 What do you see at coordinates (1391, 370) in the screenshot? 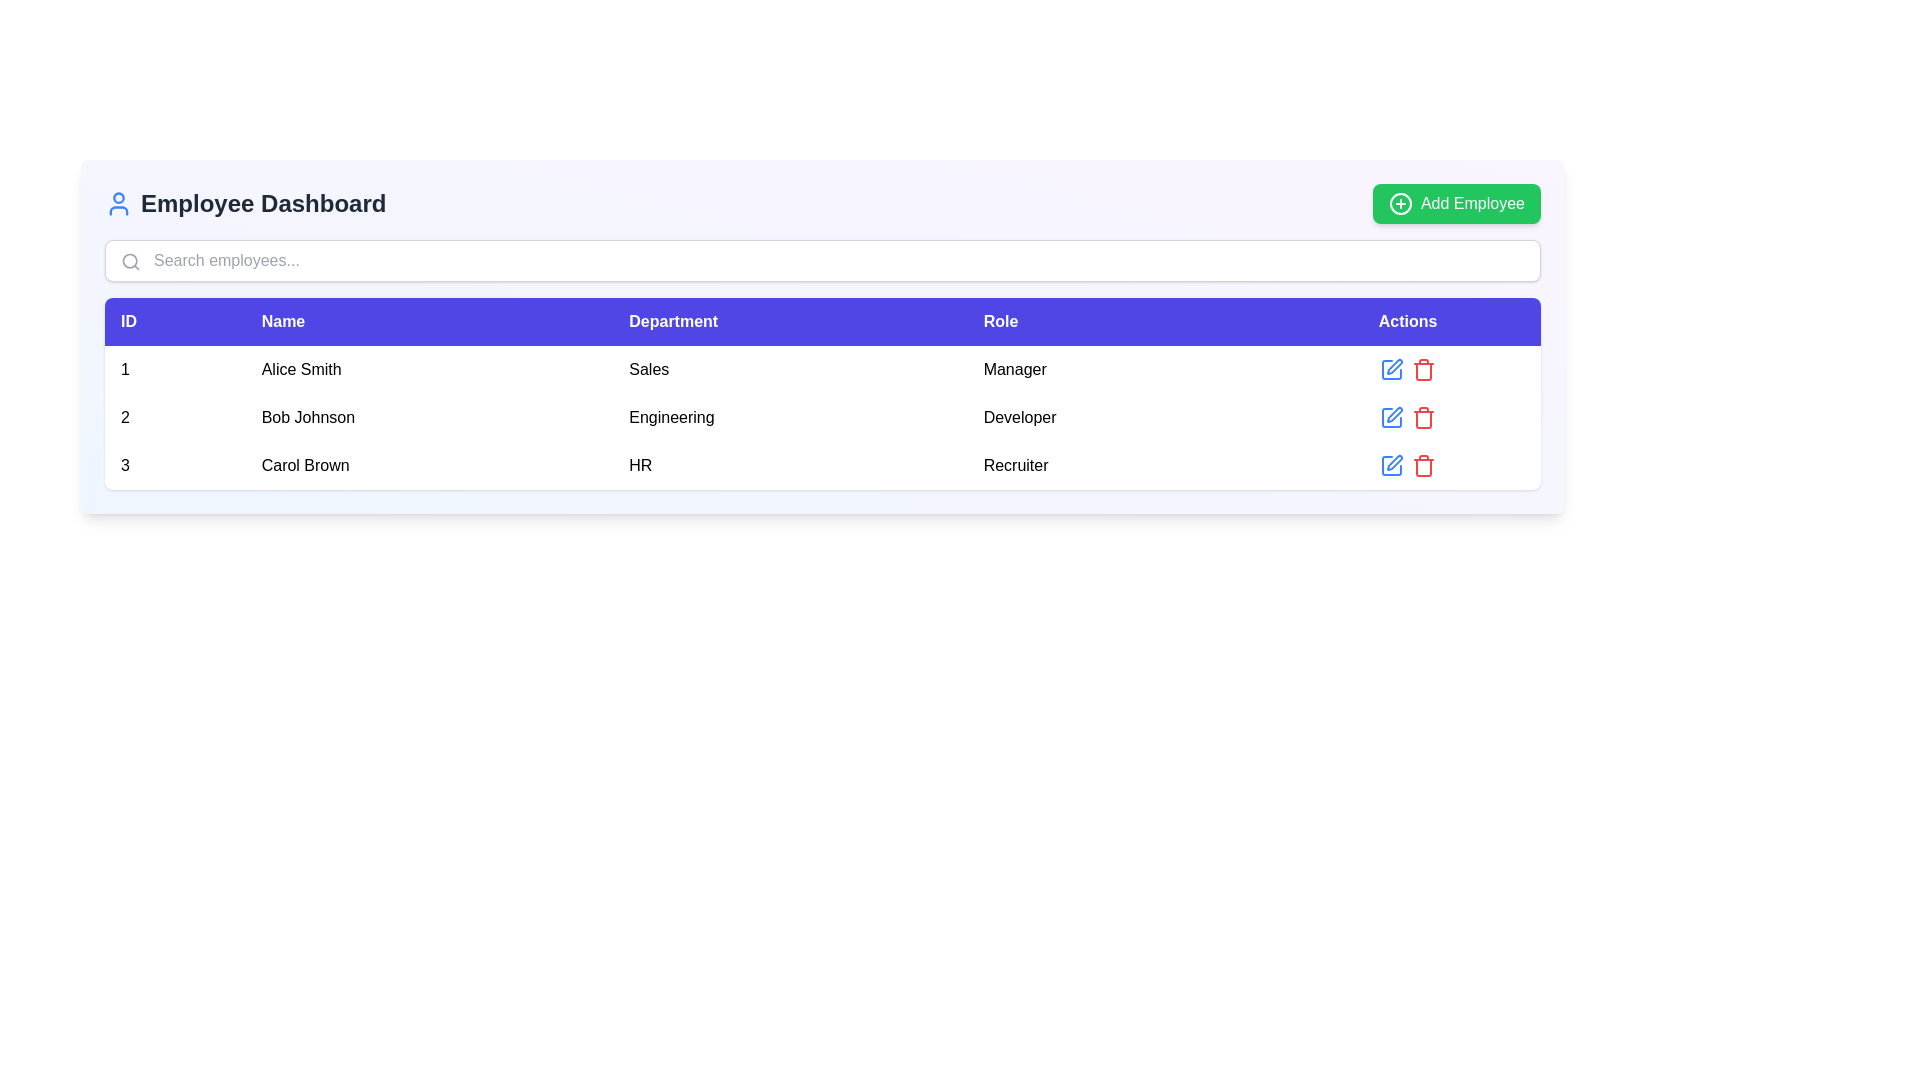
I see `the editing icon button located in the 'Actions' column of the topmost row in the table` at bounding box center [1391, 370].